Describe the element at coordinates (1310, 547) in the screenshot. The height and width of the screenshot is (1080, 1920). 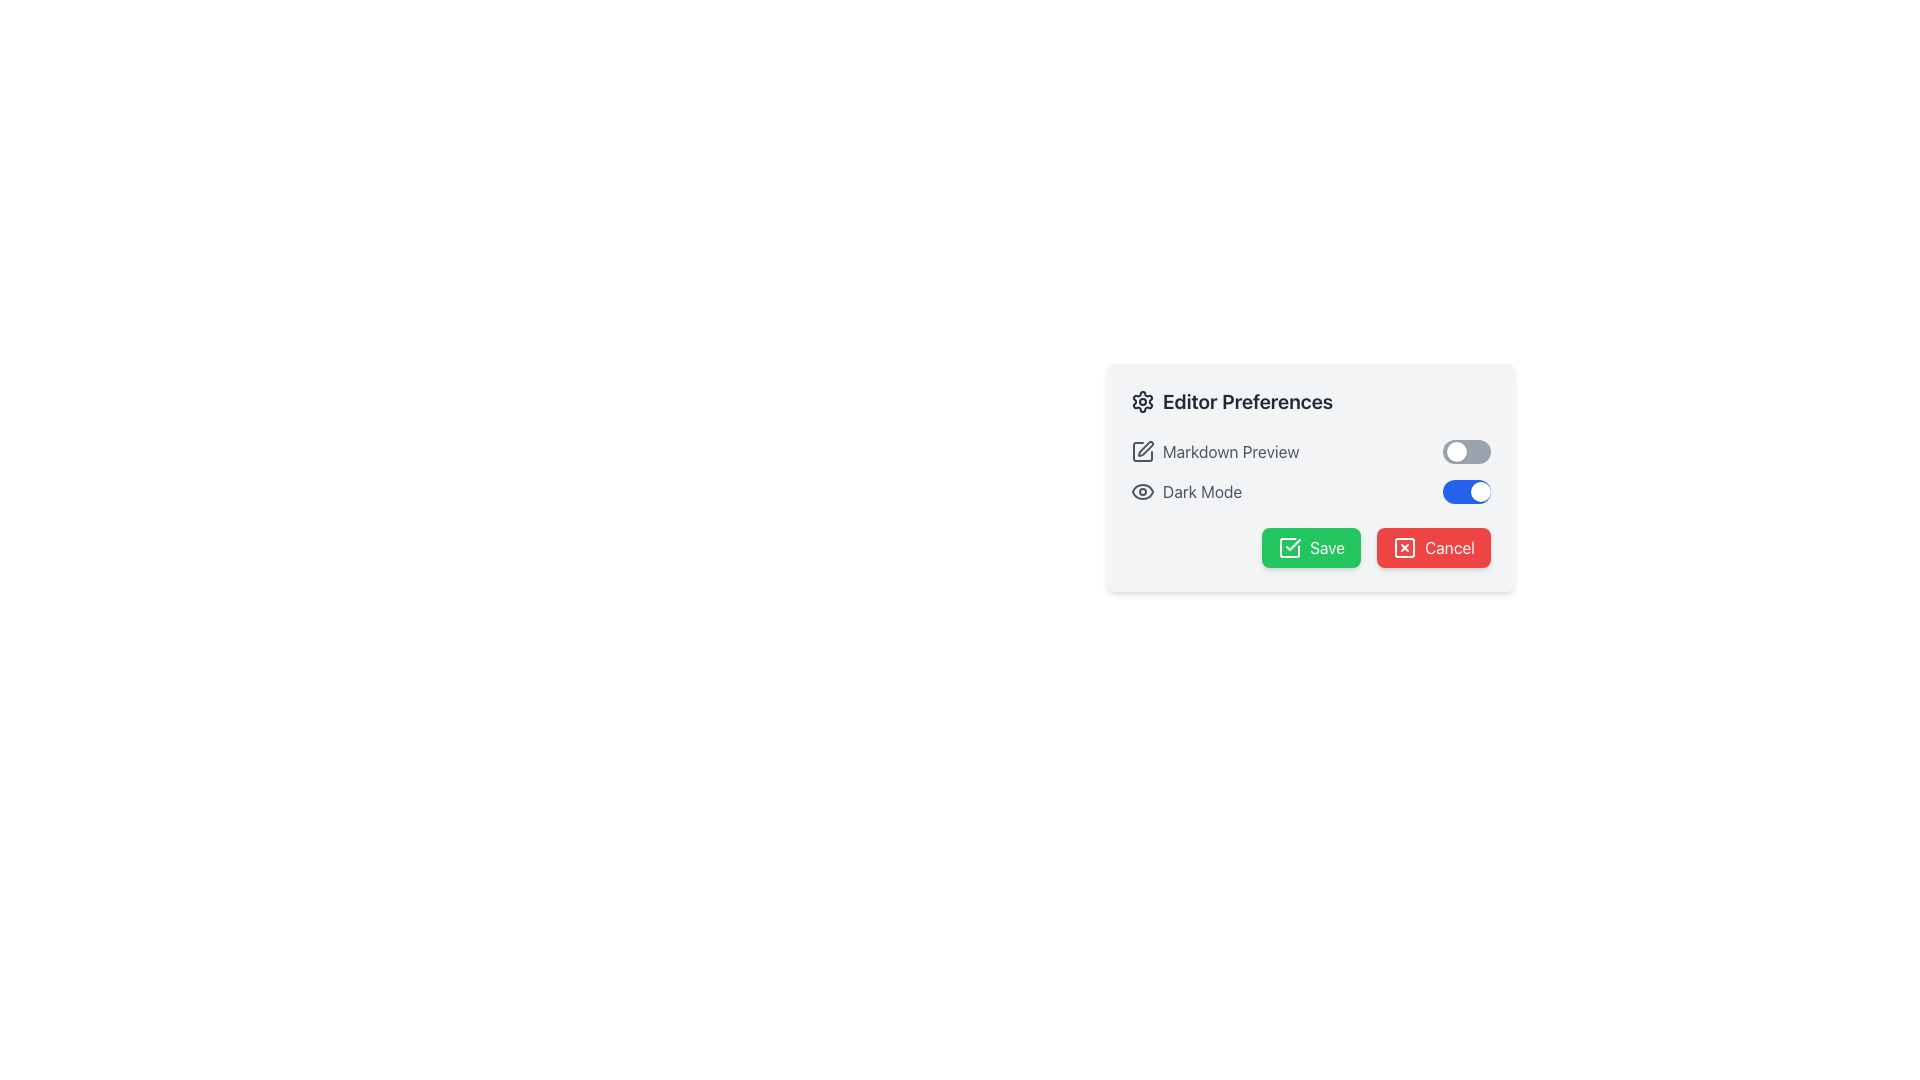
I see `the 'Save' button, which is a green rectangular button with a check icon, located at the bottom of the 'Editor Preferences' panel` at that location.